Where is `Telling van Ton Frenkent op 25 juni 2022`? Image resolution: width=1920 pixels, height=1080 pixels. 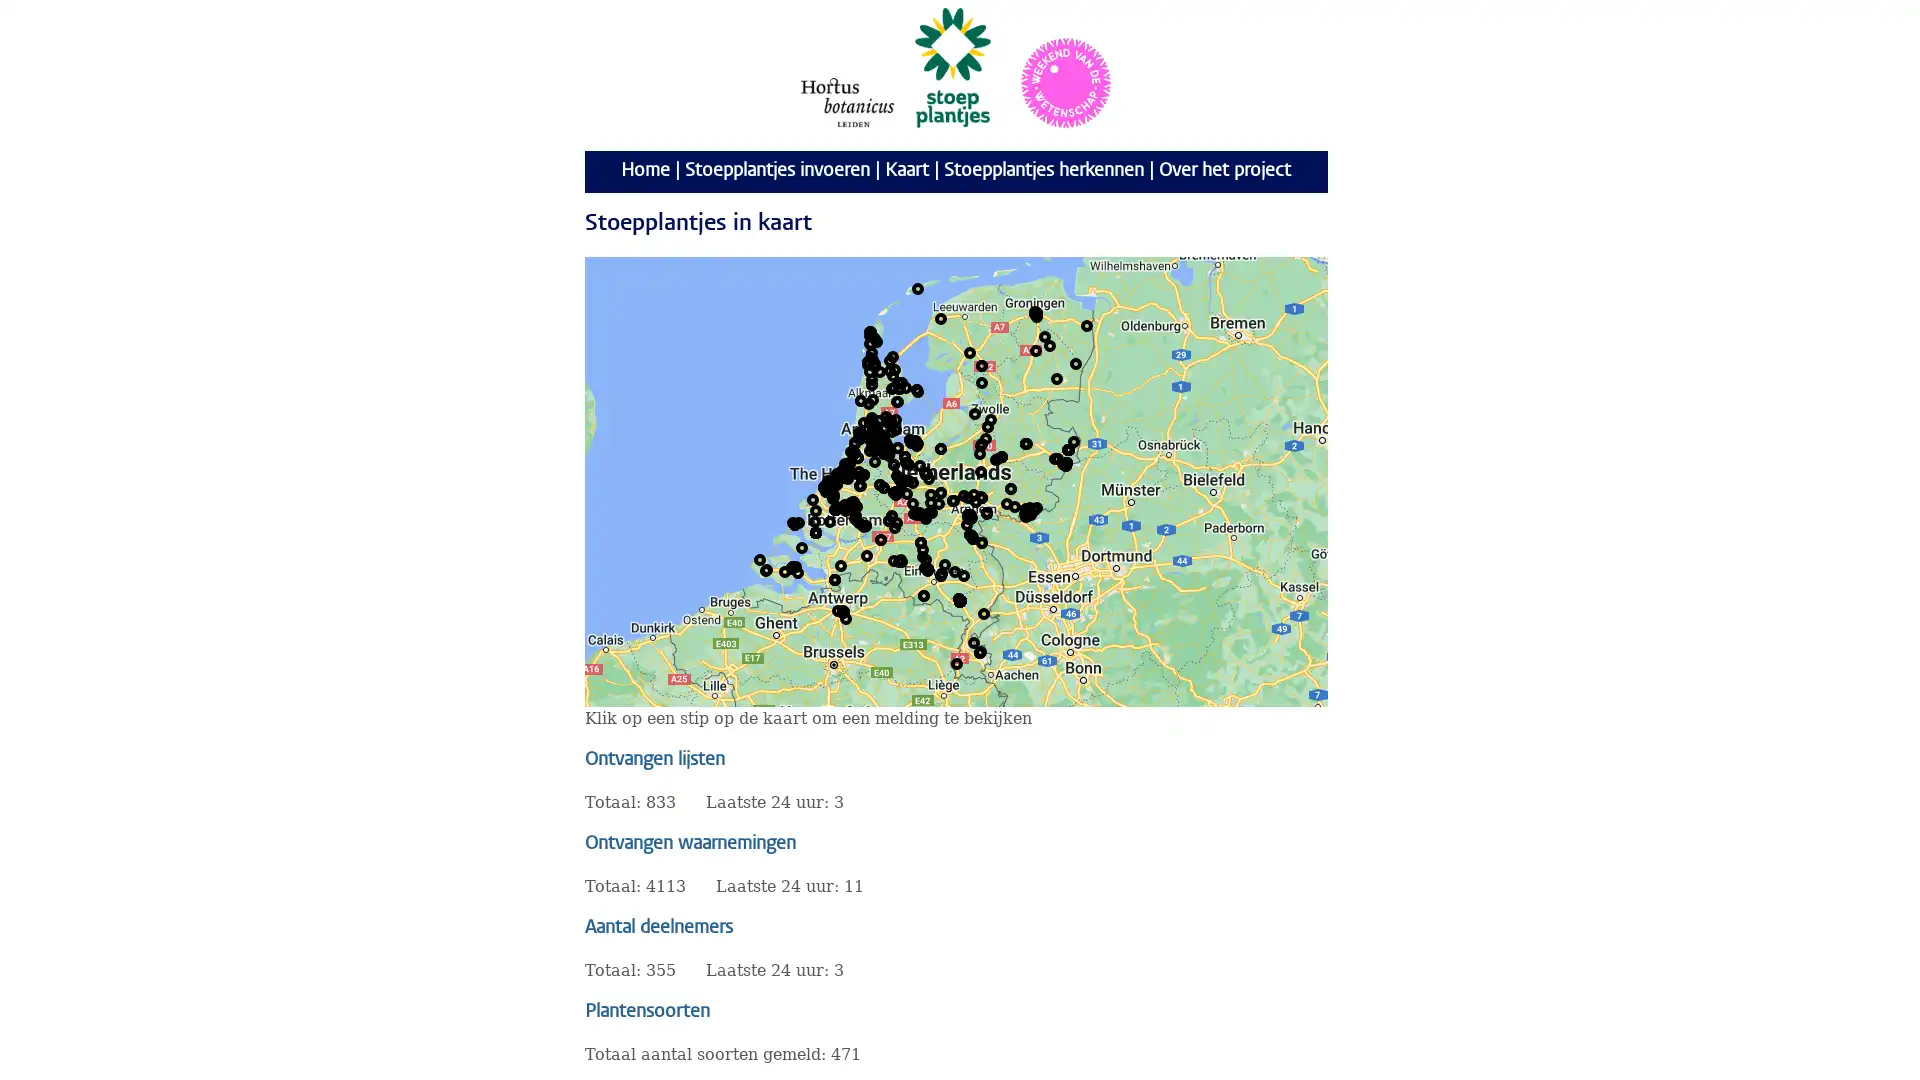
Telling van Ton Frenkent op 25 juni 2022 is located at coordinates (960, 600).